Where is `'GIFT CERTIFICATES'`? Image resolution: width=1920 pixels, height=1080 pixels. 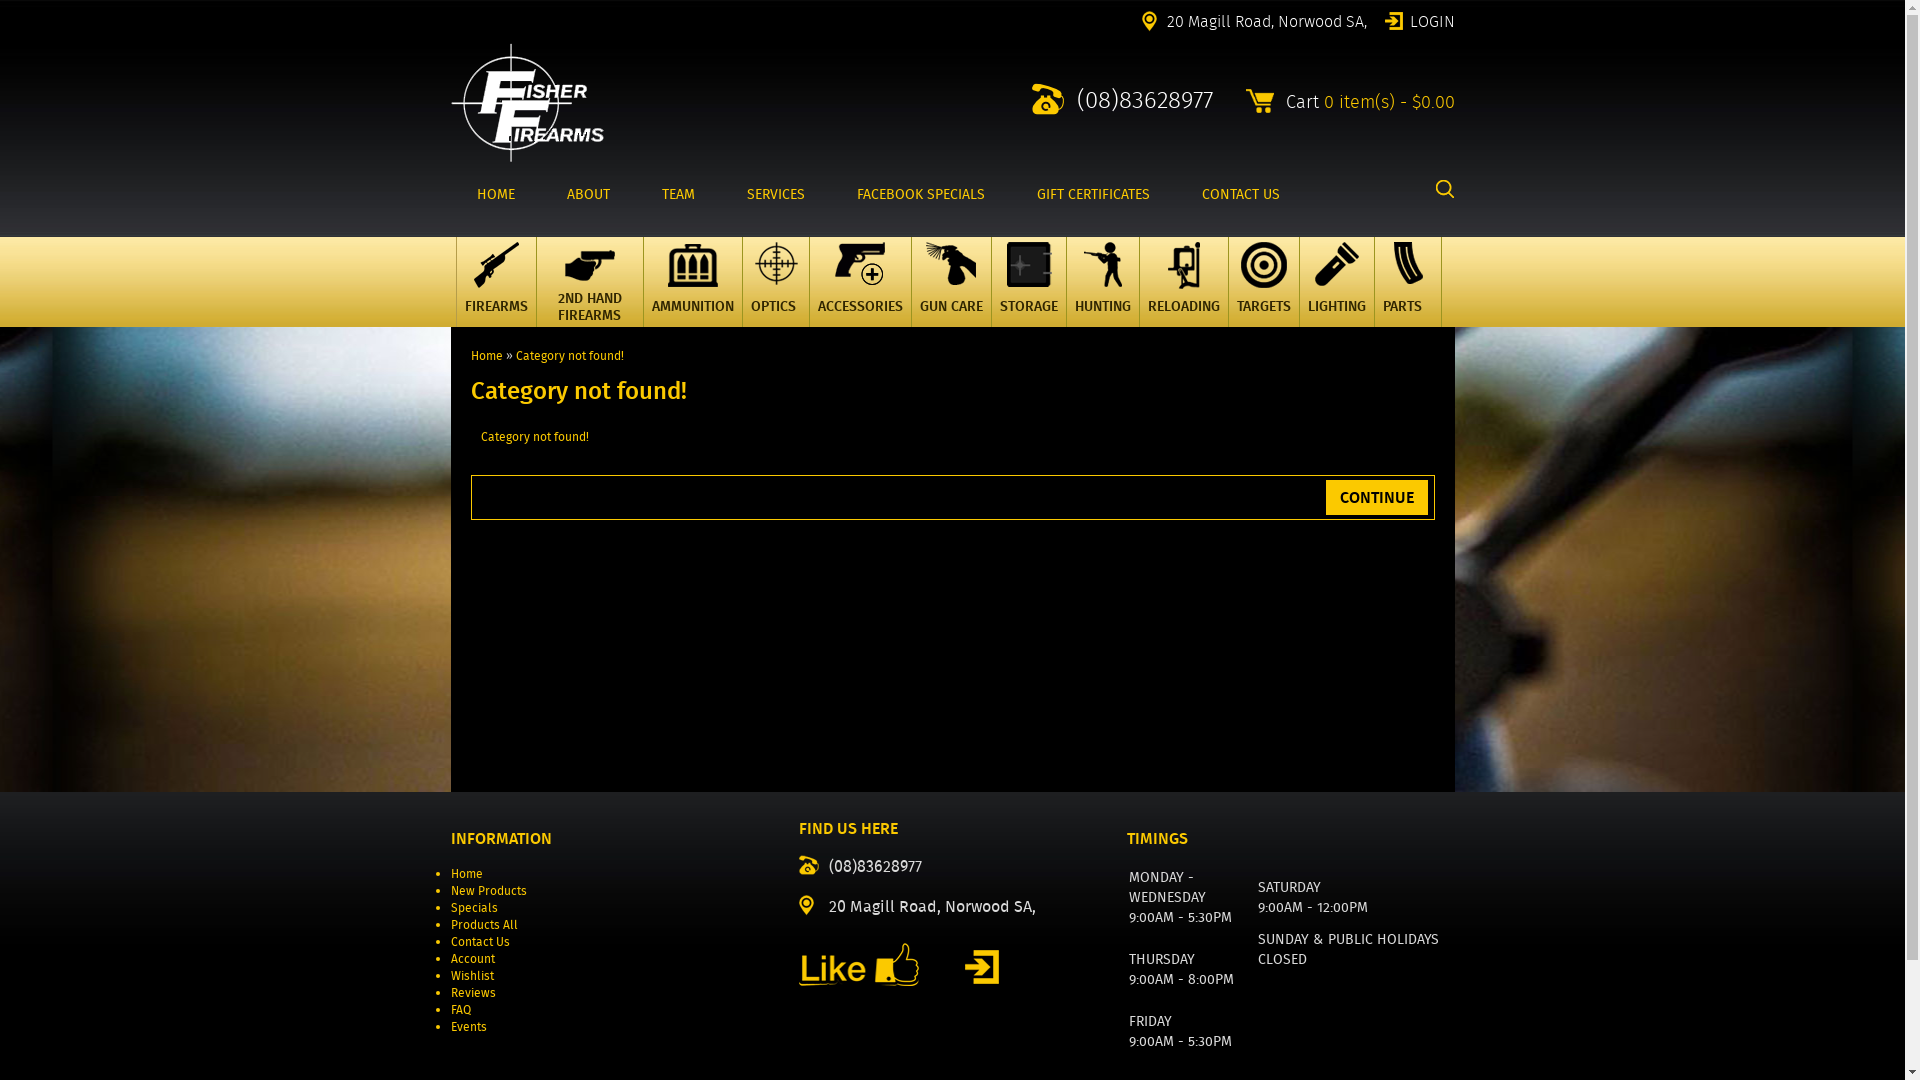 'GIFT CERTIFICATES' is located at coordinates (1091, 194).